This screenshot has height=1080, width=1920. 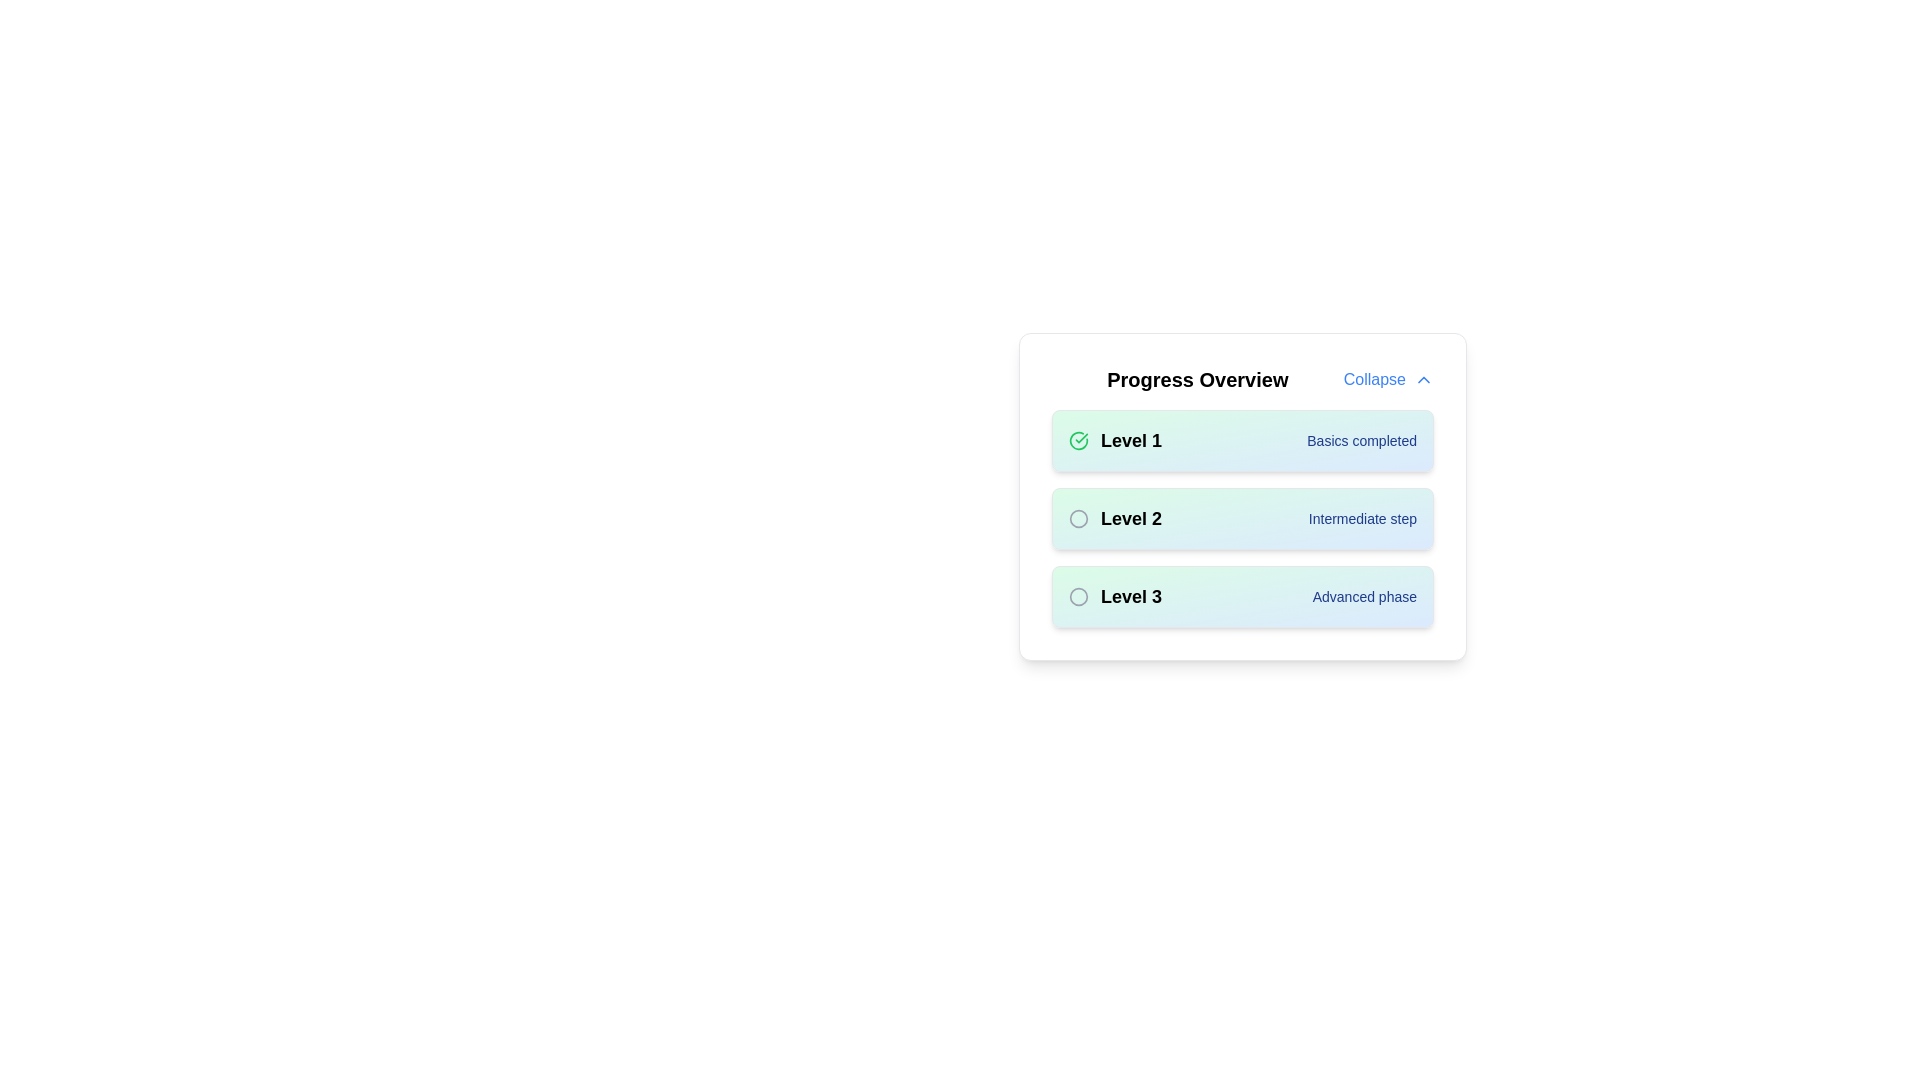 I want to click on the circular visual indicator with a gray outline and transparent fill, located in the second row of a vertically arranged list next to the label 'Level 2', so click(x=1078, y=516).